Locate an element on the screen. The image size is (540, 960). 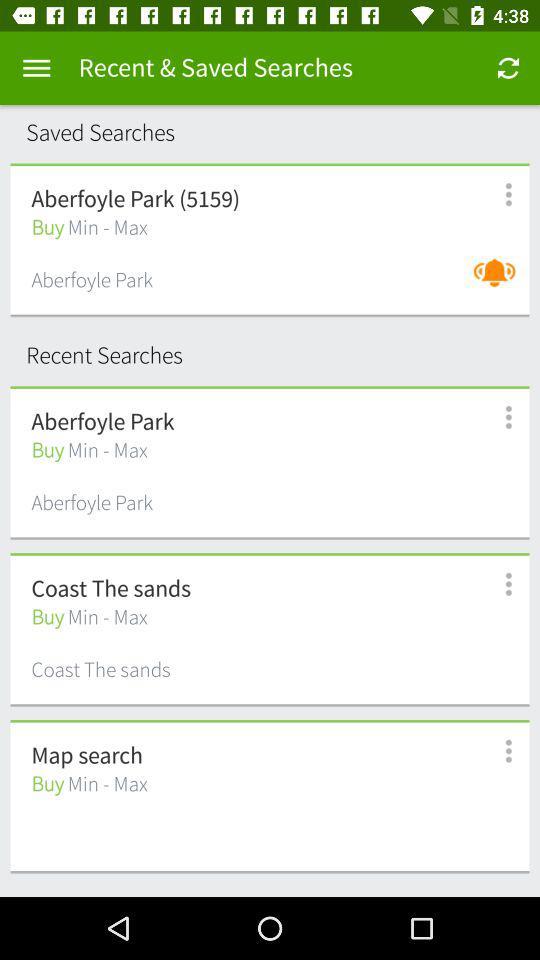
item to the right of aberfoyle park icon is located at coordinates (498, 282).